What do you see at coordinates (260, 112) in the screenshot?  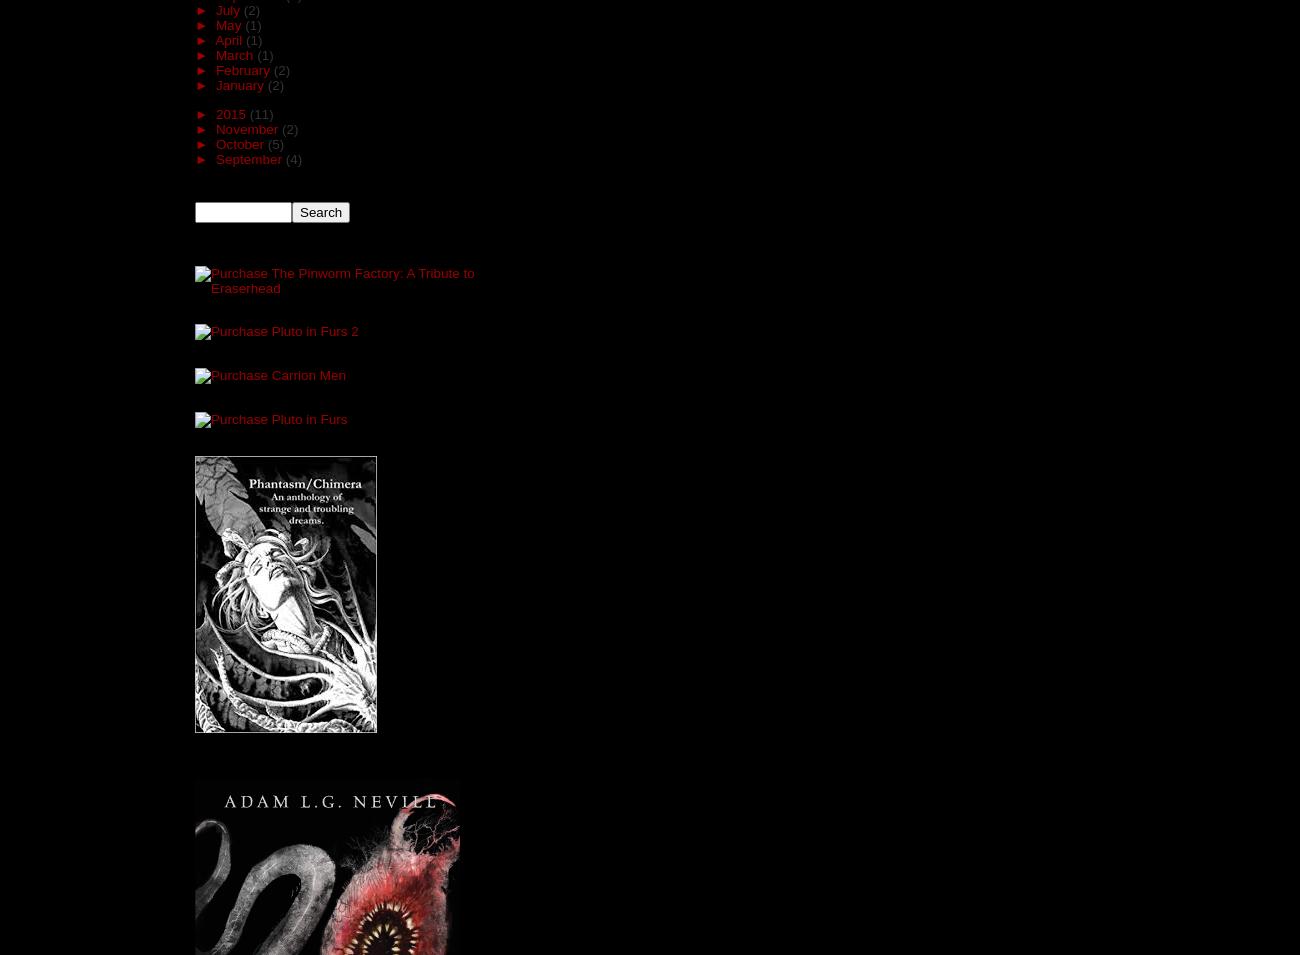 I see `'(11)'` at bounding box center [260, 112].